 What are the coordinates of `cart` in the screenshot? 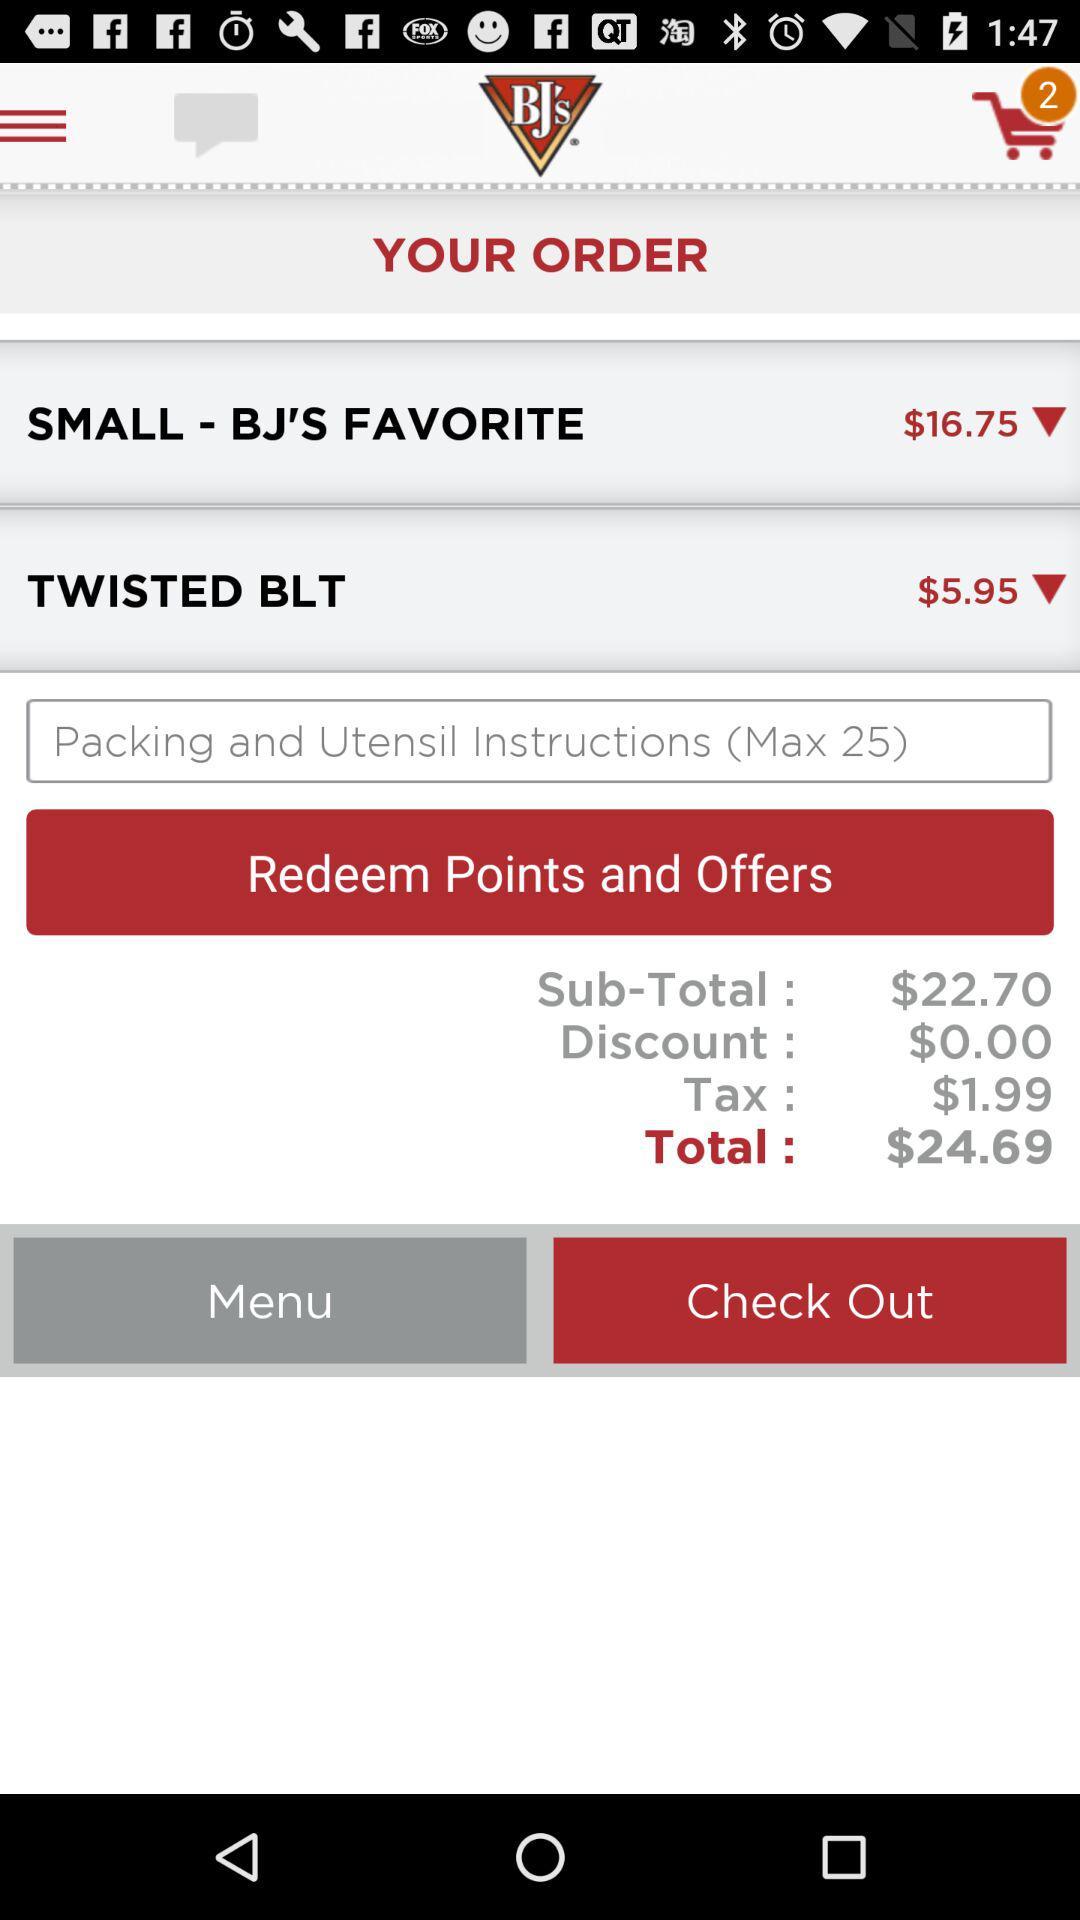 It's located at (1019, 124).